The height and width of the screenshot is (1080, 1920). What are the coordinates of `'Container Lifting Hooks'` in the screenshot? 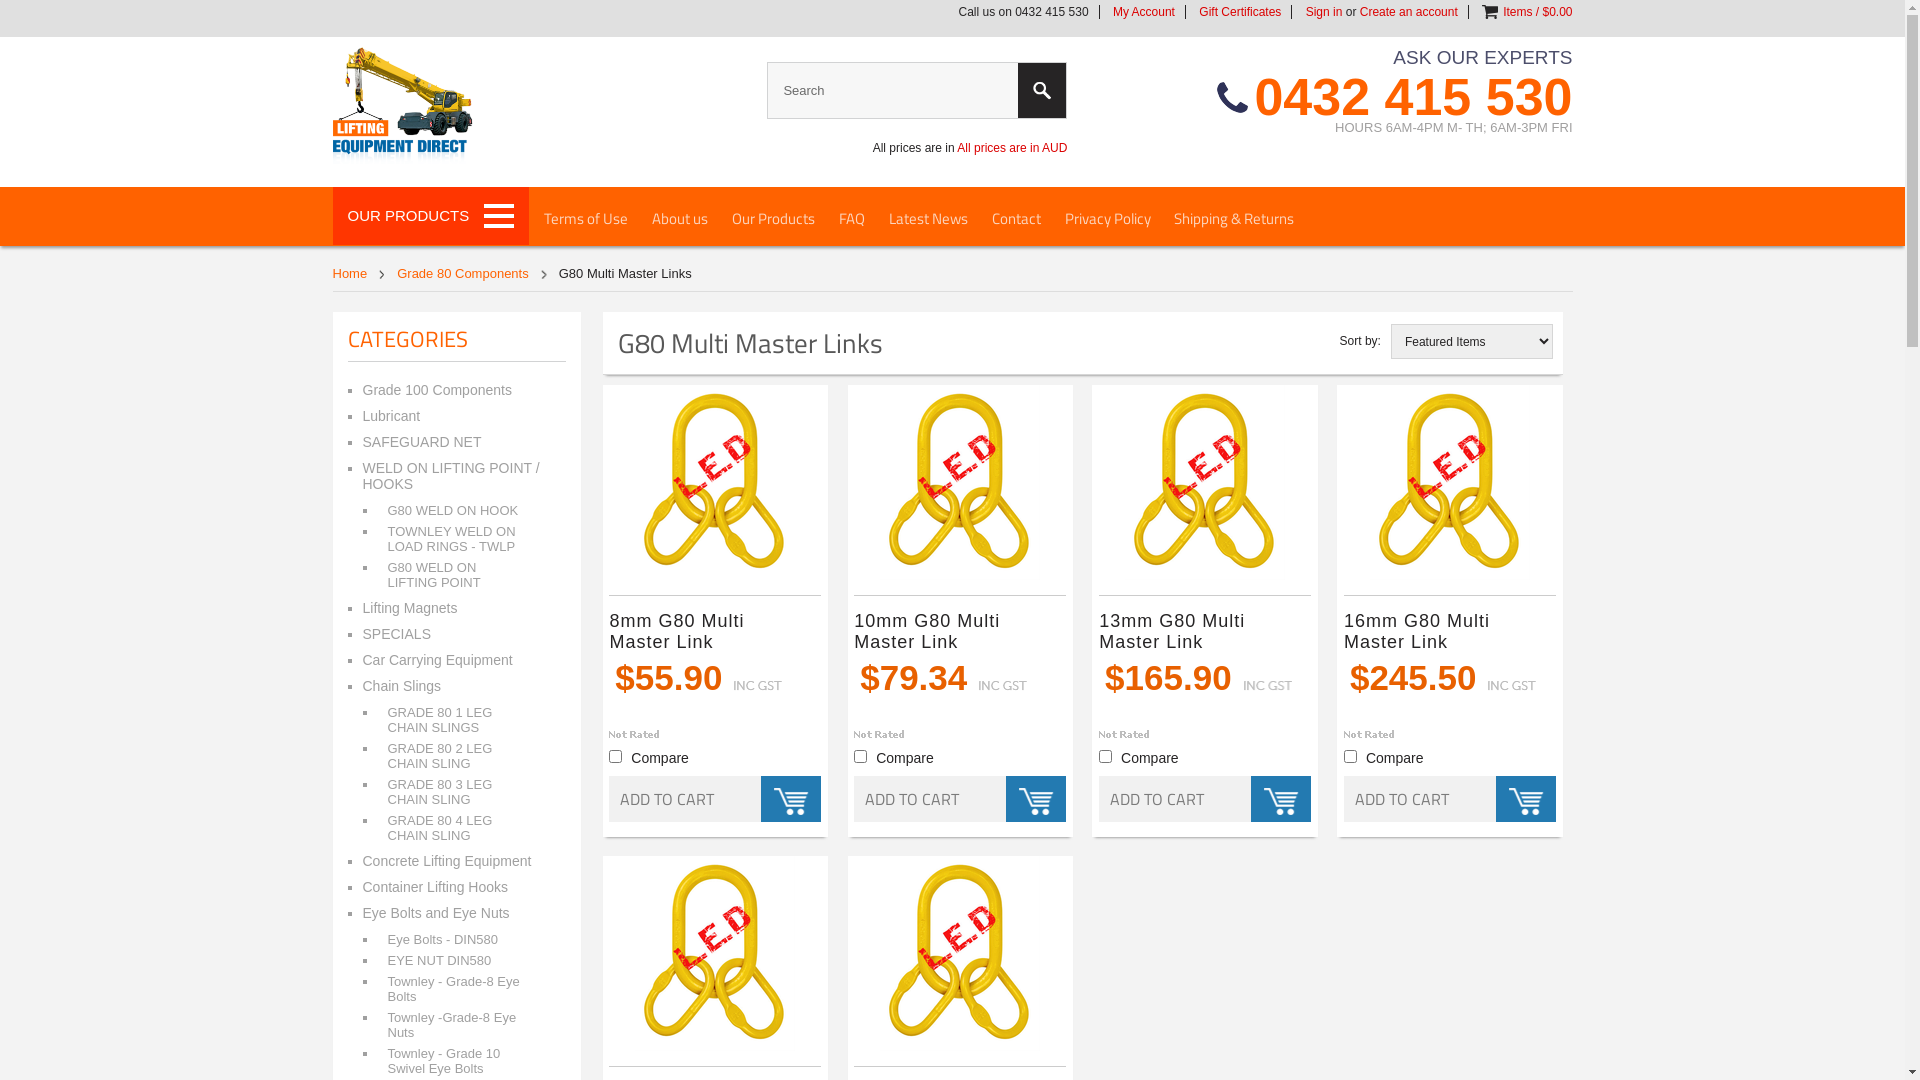 It's located at (452, 886).